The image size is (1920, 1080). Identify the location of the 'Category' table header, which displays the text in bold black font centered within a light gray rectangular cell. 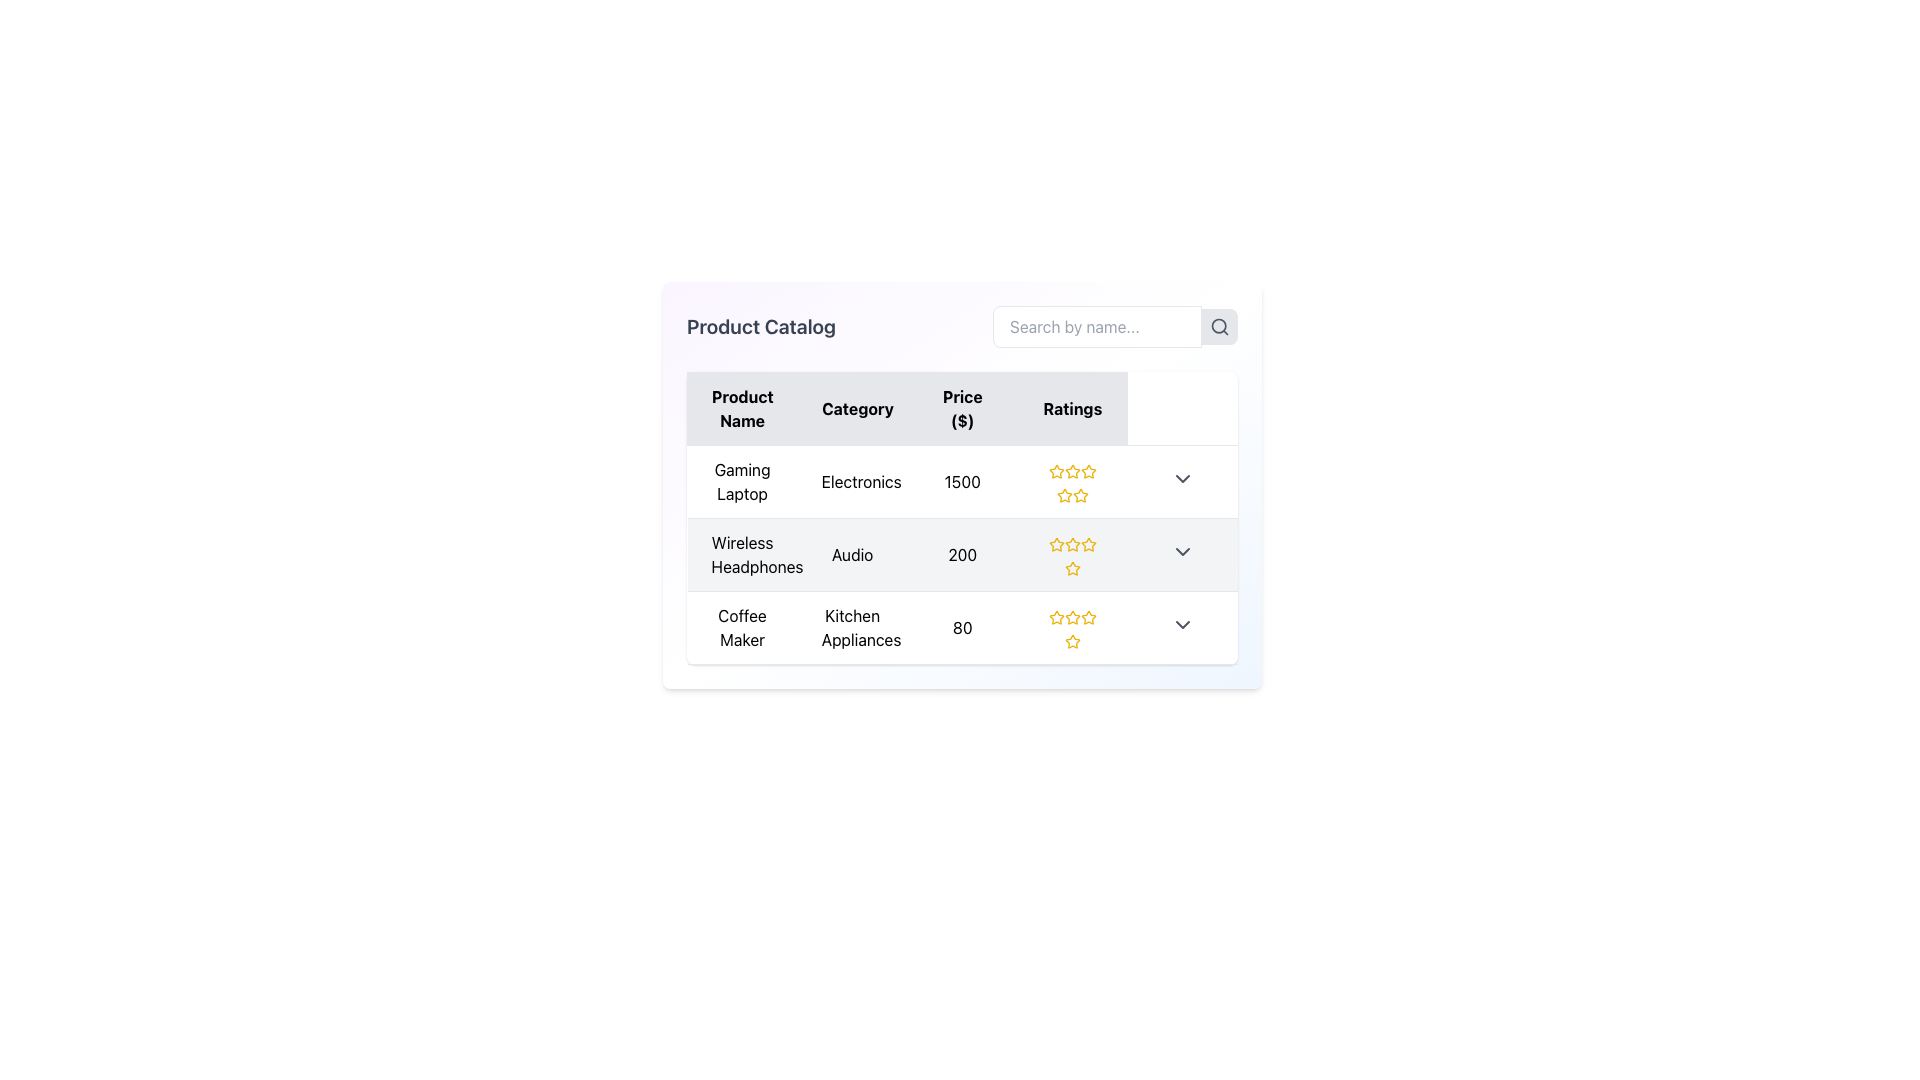
(852, 407).